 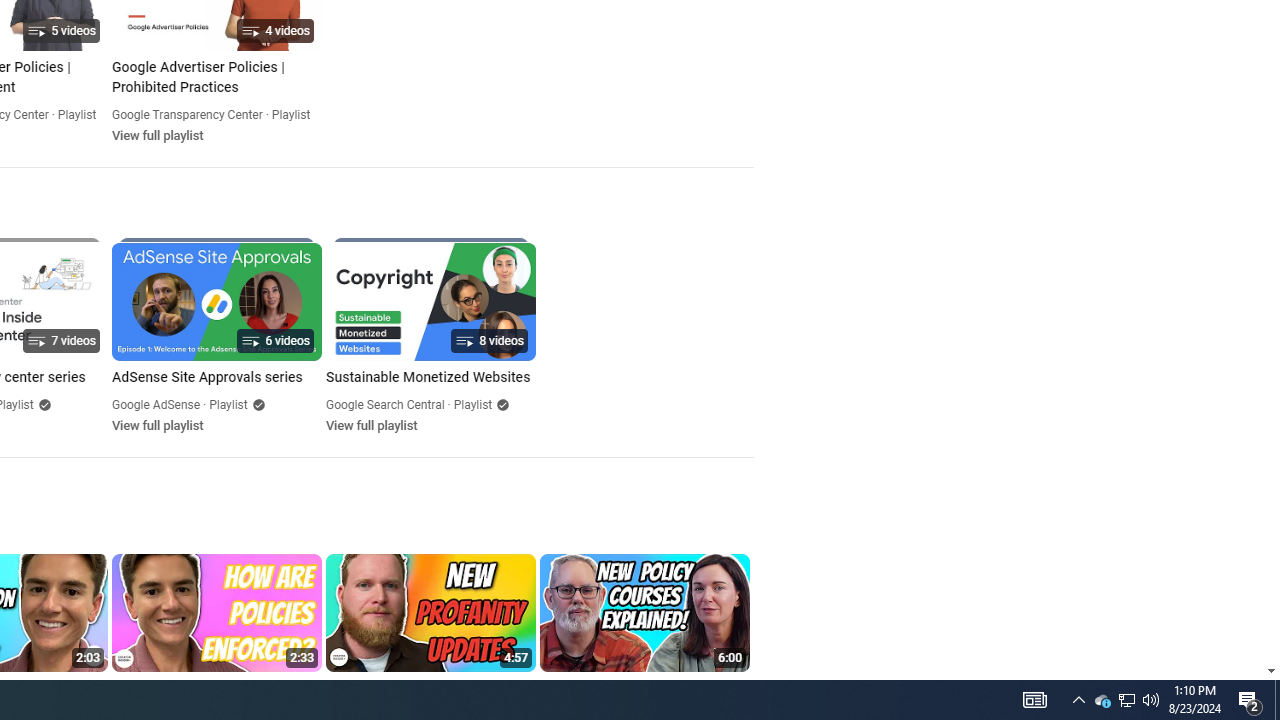 What do you see at coordinates (216, 77) in the screenshot?
I see `'Google Advertiser Policies | Prohibited Practices'` at bounding box center [216, 77].